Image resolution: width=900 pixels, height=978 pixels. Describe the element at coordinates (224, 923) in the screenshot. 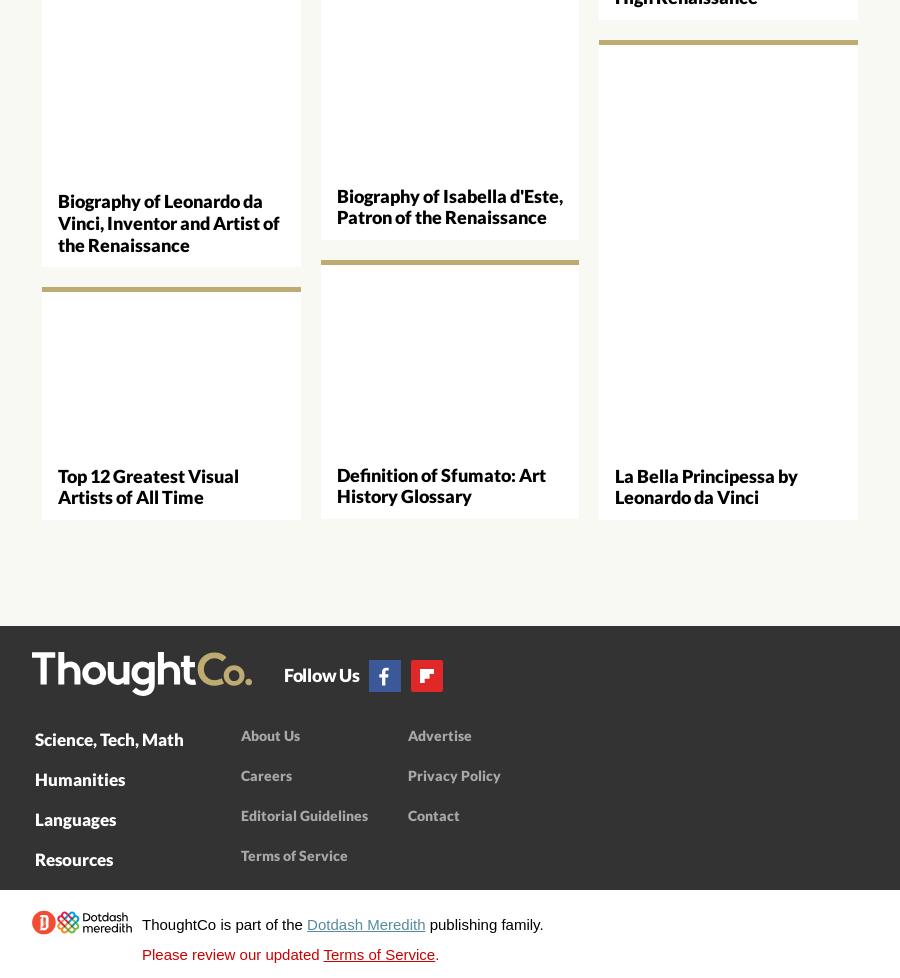

I see `'ThoughtCo is part of the'` at that location.